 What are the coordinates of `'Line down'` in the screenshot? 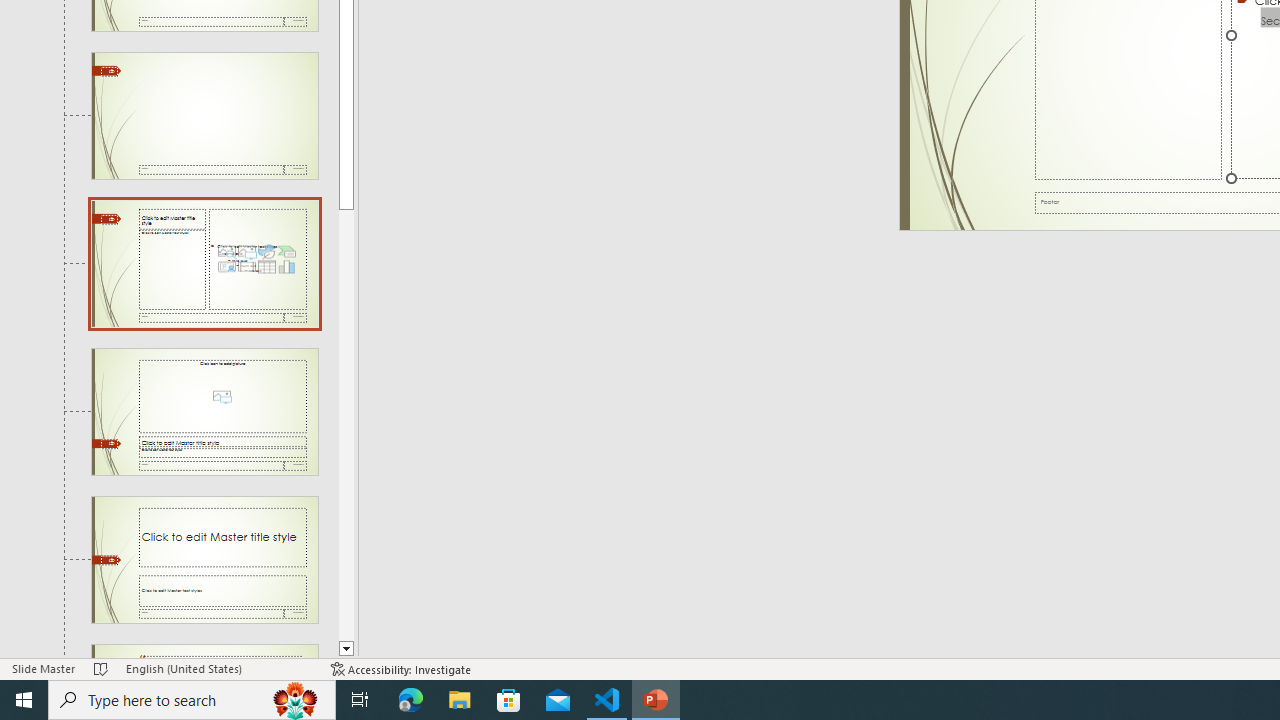 It's located at (346, 649).